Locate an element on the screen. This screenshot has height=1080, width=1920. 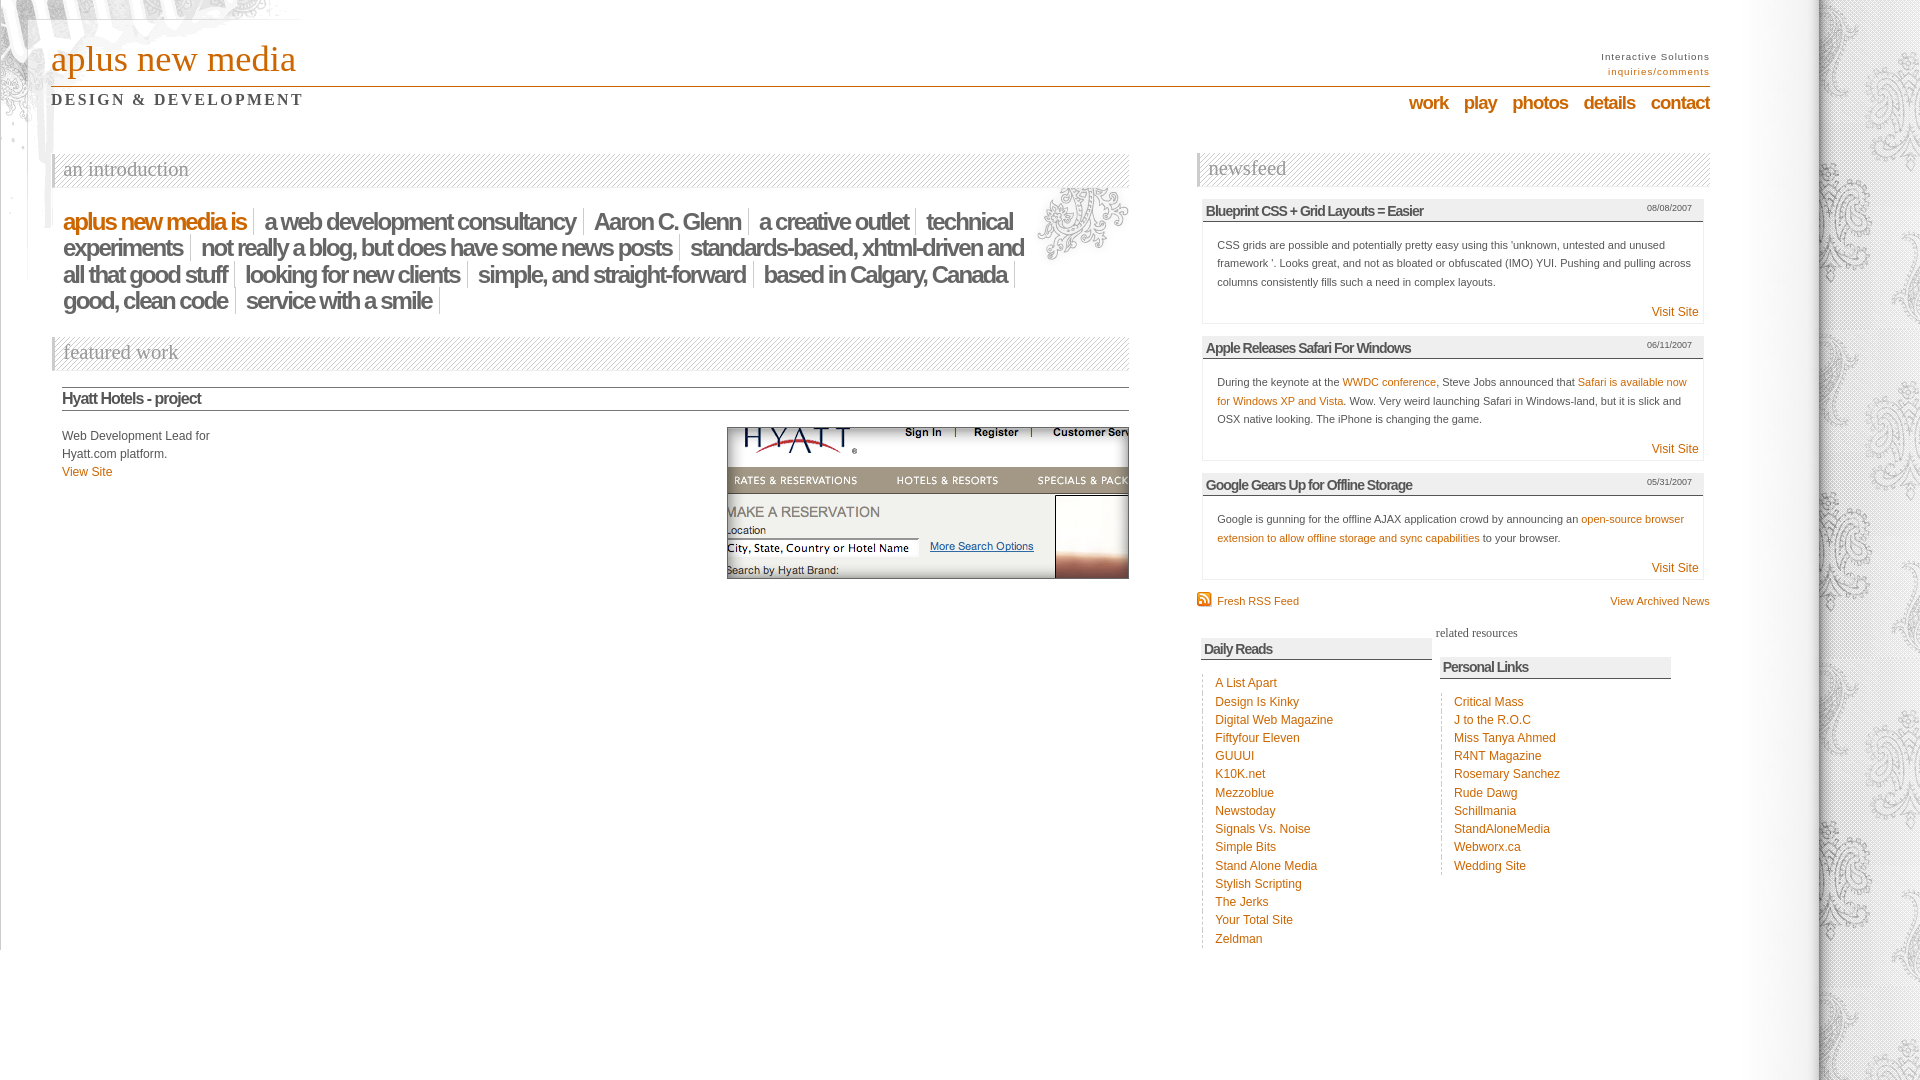
'Safari is available now for Windows XP and Vista' is located at coordinates (1451, 390).